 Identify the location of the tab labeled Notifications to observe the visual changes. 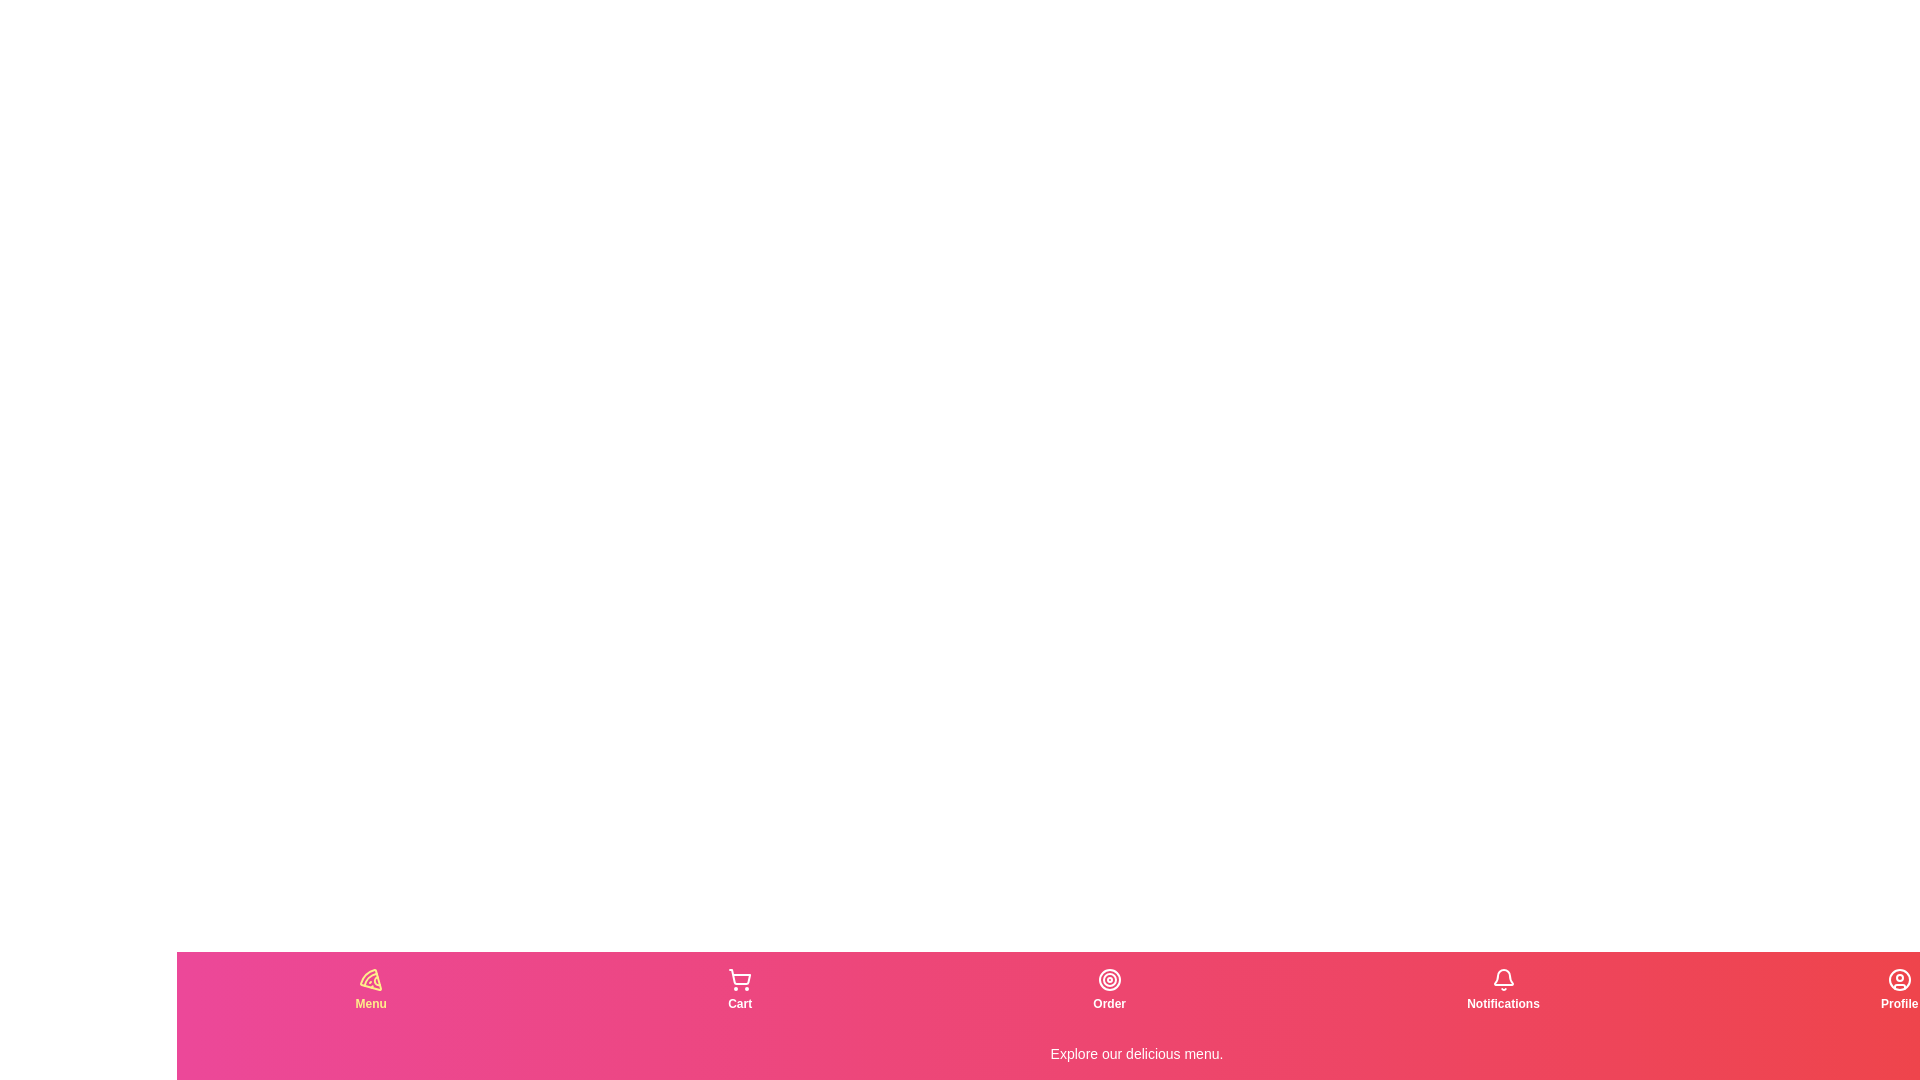
(1502, 990).